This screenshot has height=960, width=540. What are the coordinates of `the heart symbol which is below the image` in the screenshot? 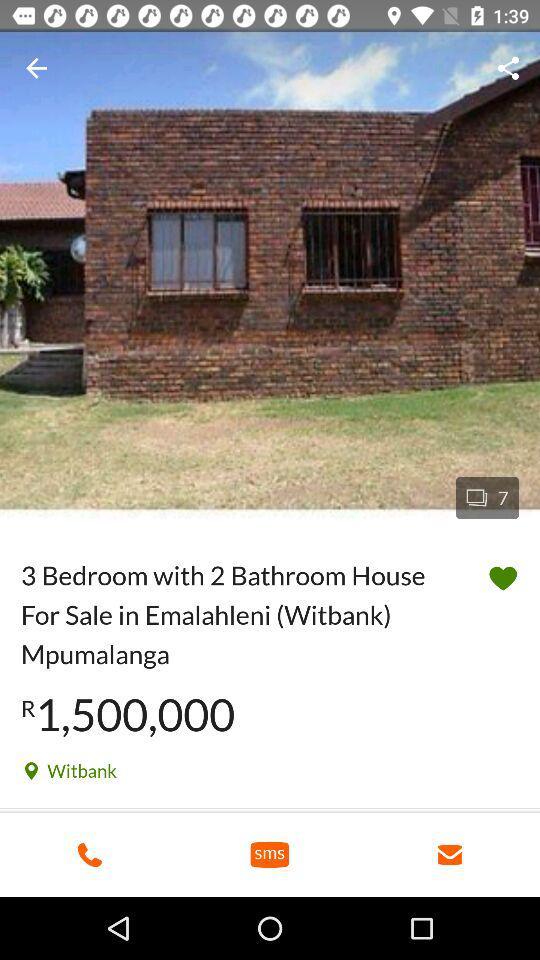 It's located at (502, 578).